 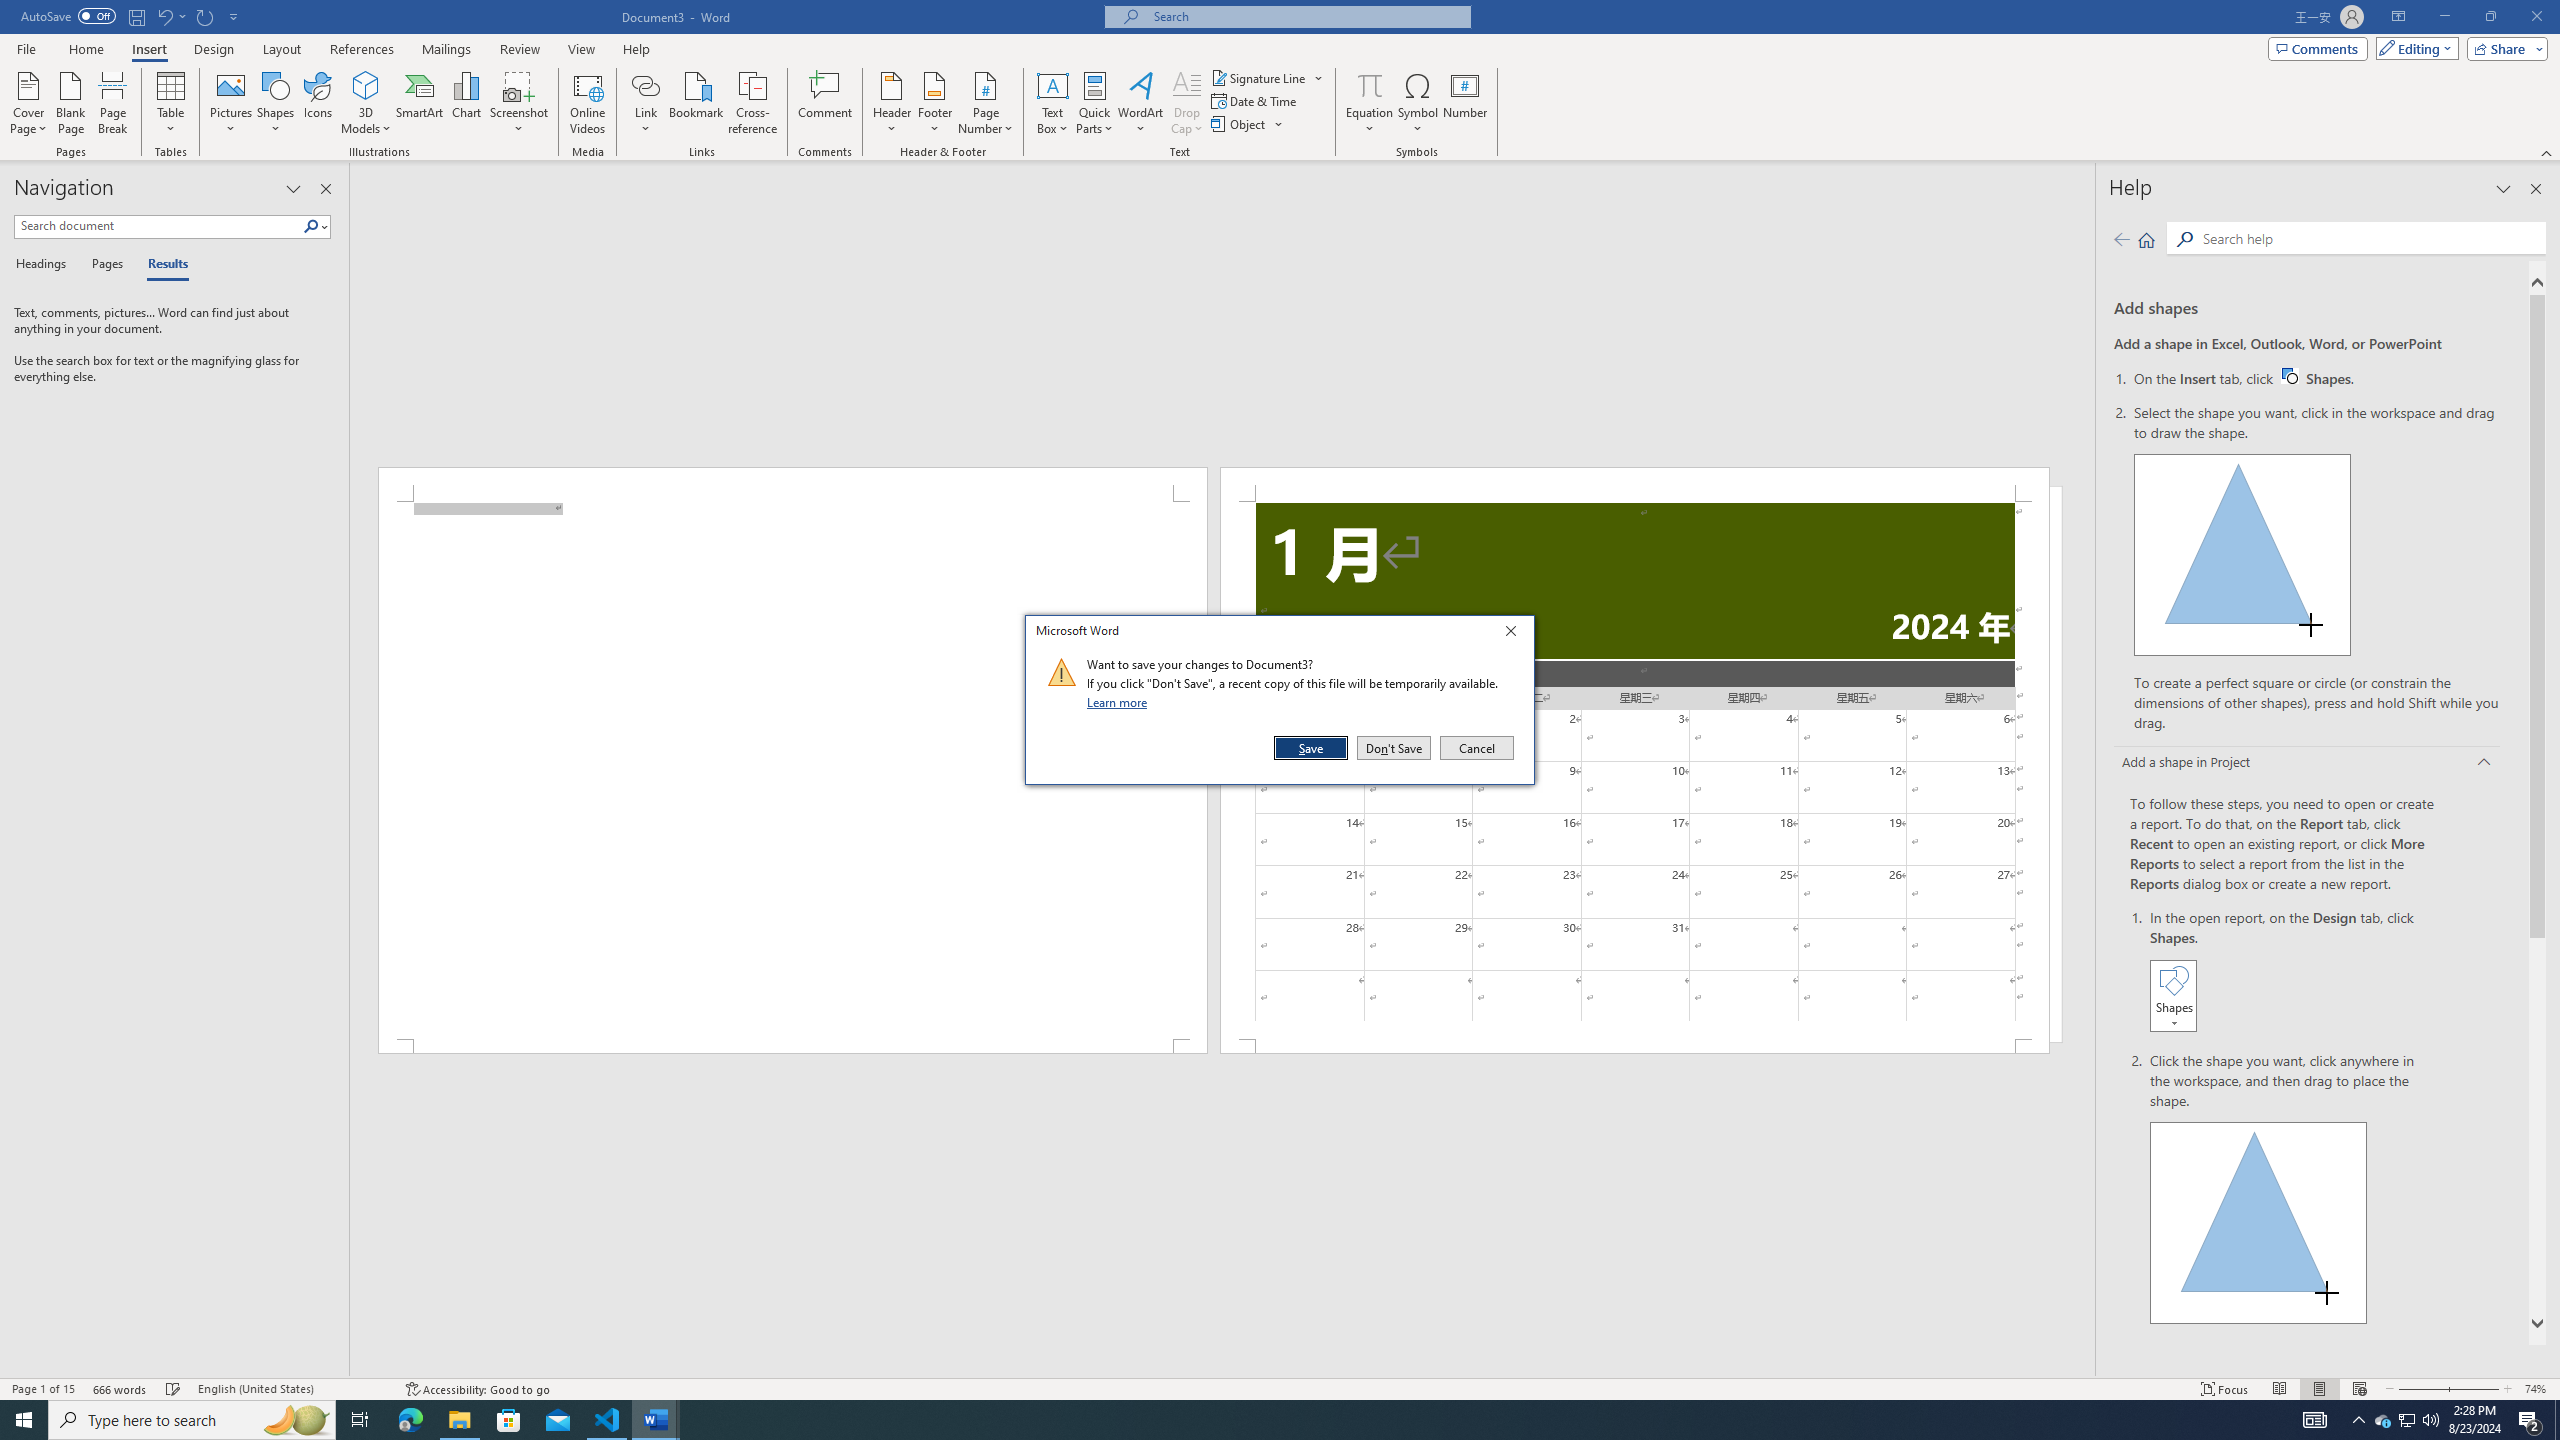 What do you see at coordinates (466, 103) in the screenshot?
I see `'Chart...'` at bounding box center [466, 103].